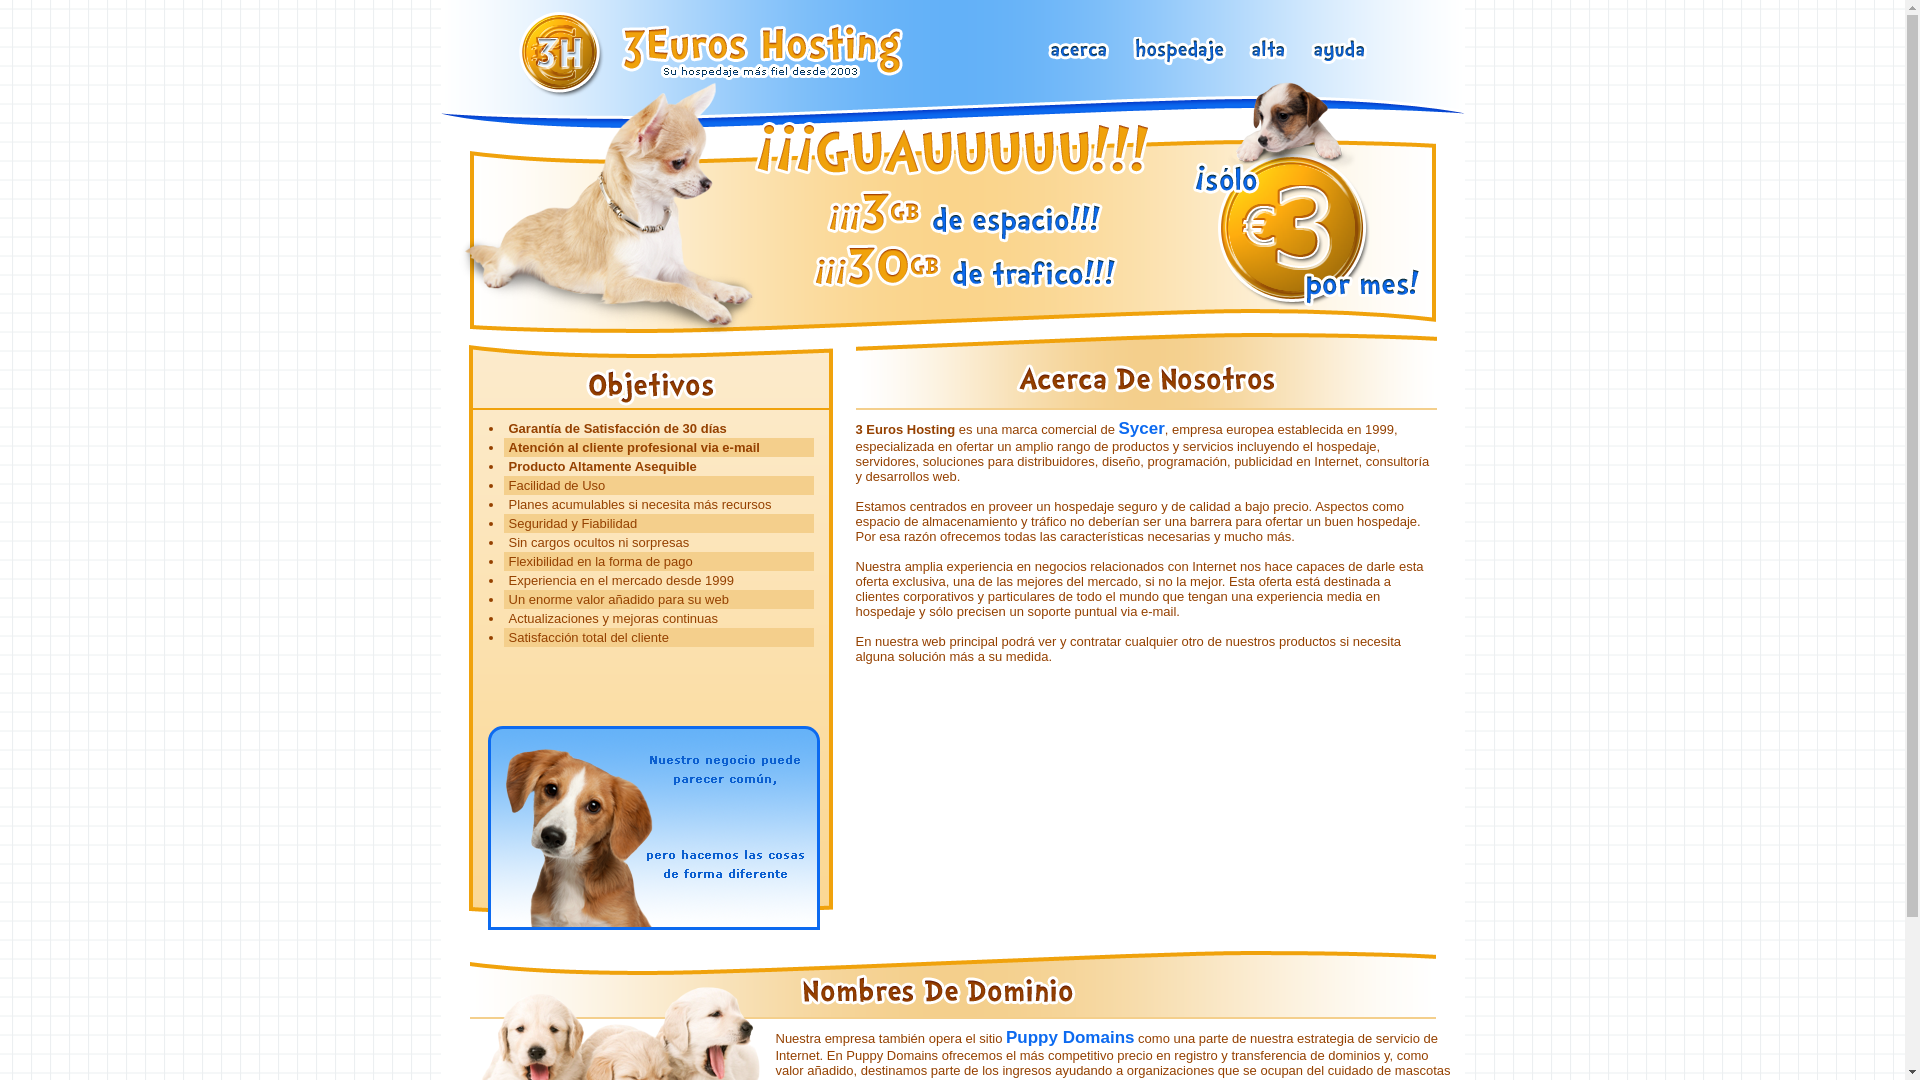 This screenshot has height=1080, width=1920. Describe the element at coordinates (718, 53) in the screenshot. I see `'3 Euros Hosting Logo'` at that location.